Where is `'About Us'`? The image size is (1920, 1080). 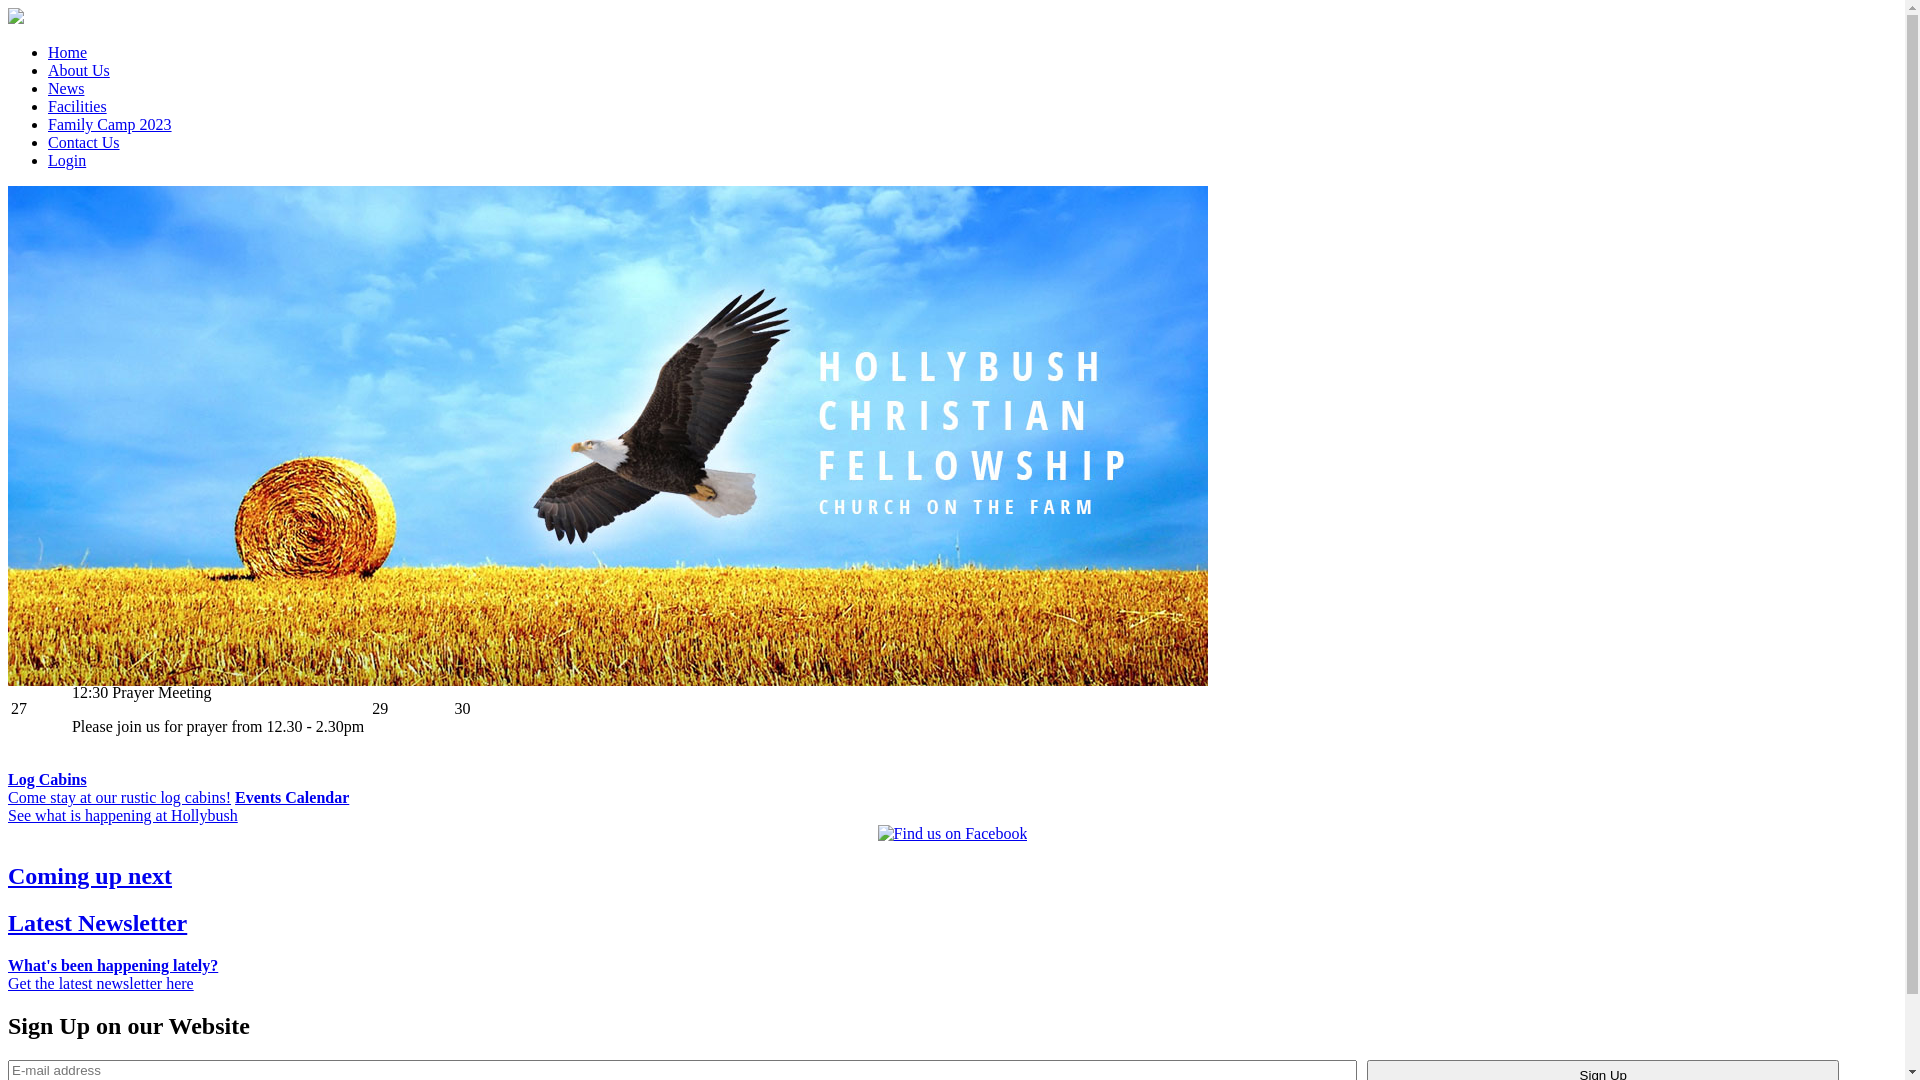 'About Us' is located at coordinates (78, 69).